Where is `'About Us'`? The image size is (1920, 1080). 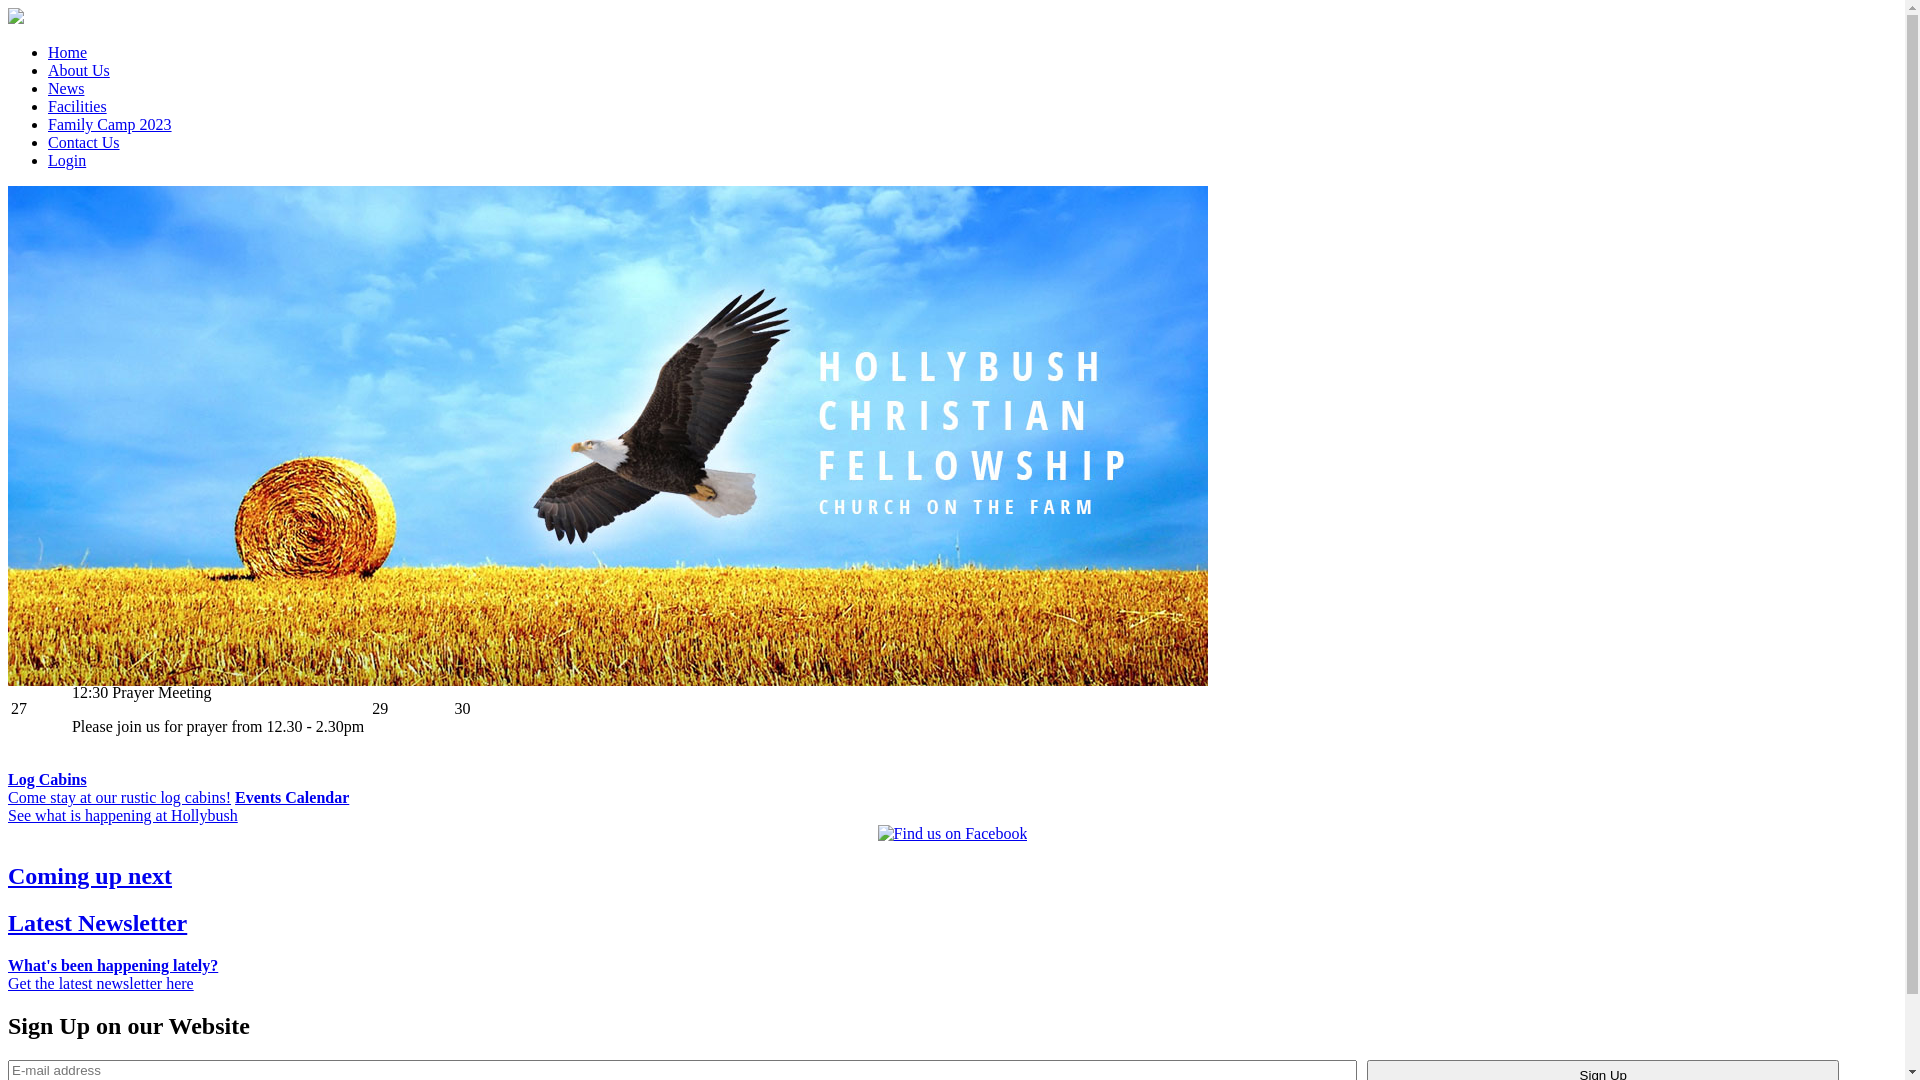 'About Us' is located at coordinates (78, 69).